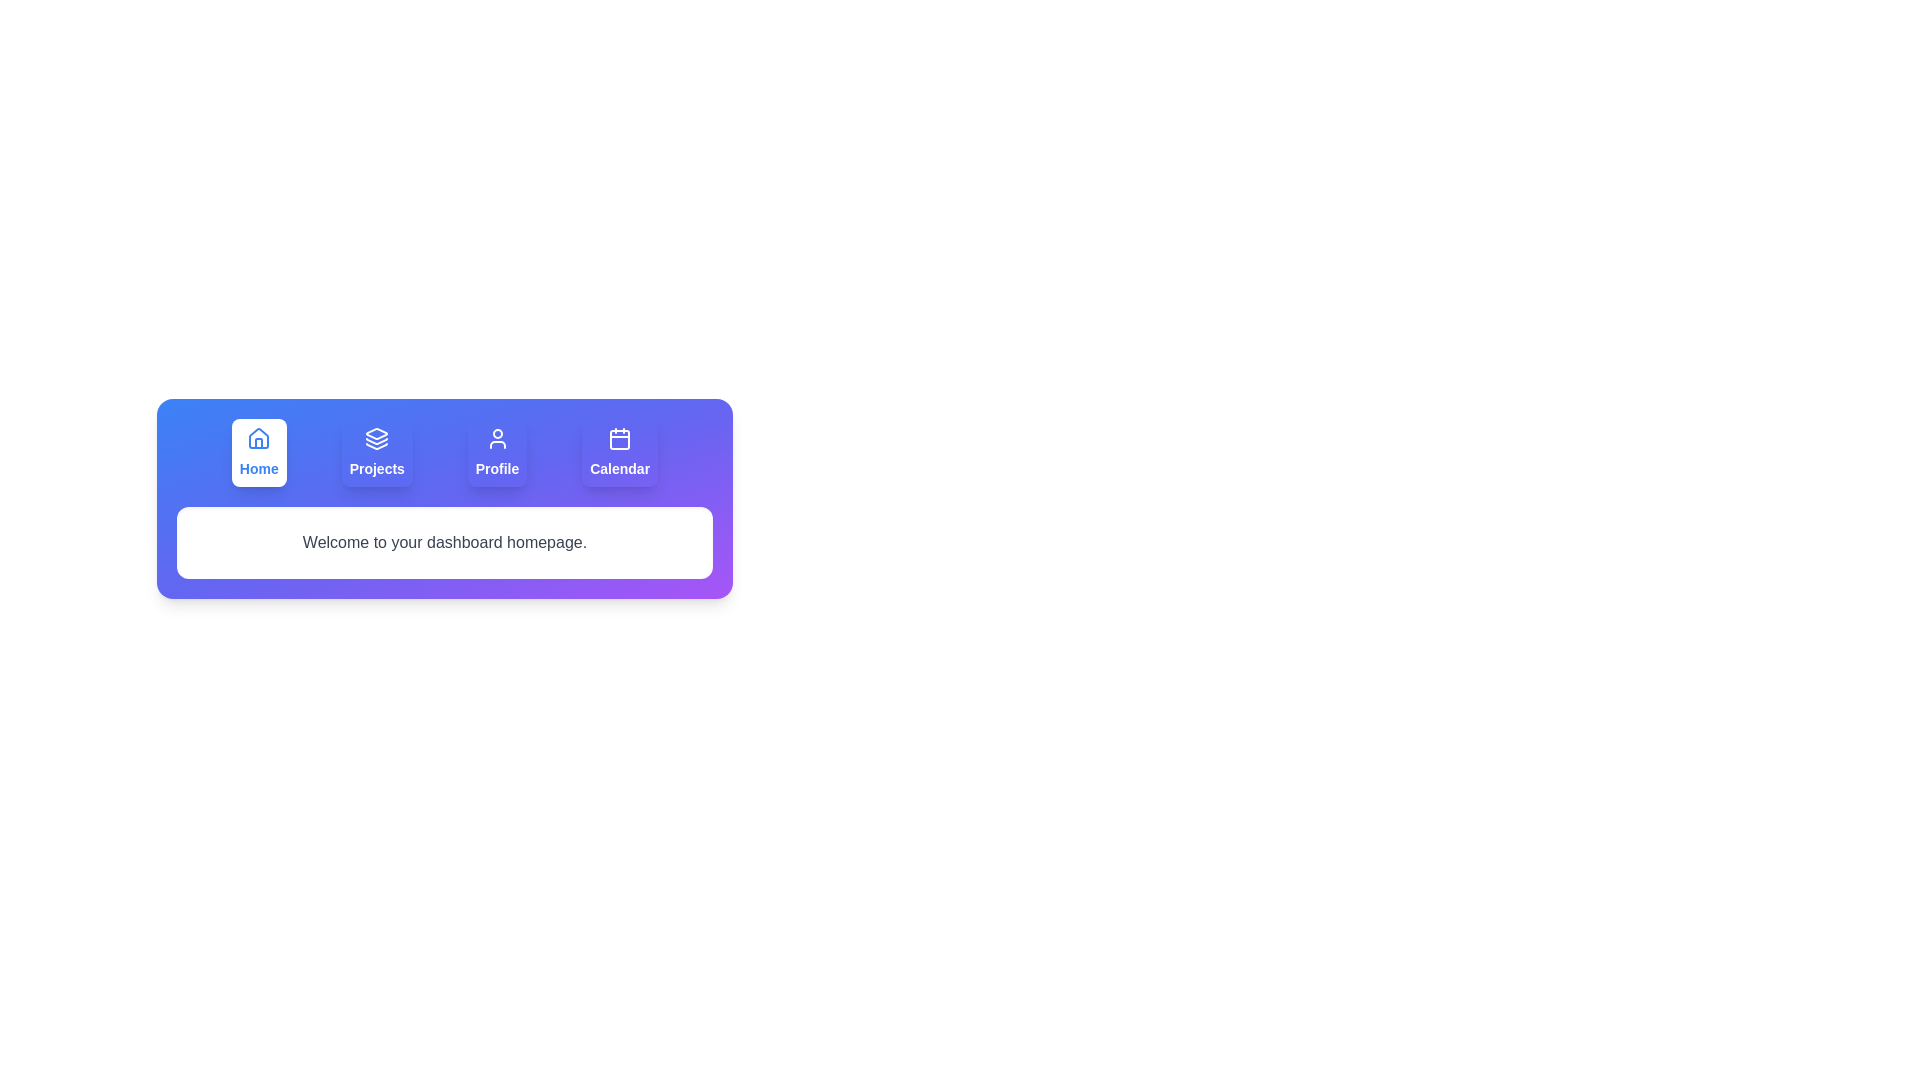  What do you see at coordinates (377, 452) in the screenshot?
I see `the tab button labeled Projects` at bounding box center [377, 452].